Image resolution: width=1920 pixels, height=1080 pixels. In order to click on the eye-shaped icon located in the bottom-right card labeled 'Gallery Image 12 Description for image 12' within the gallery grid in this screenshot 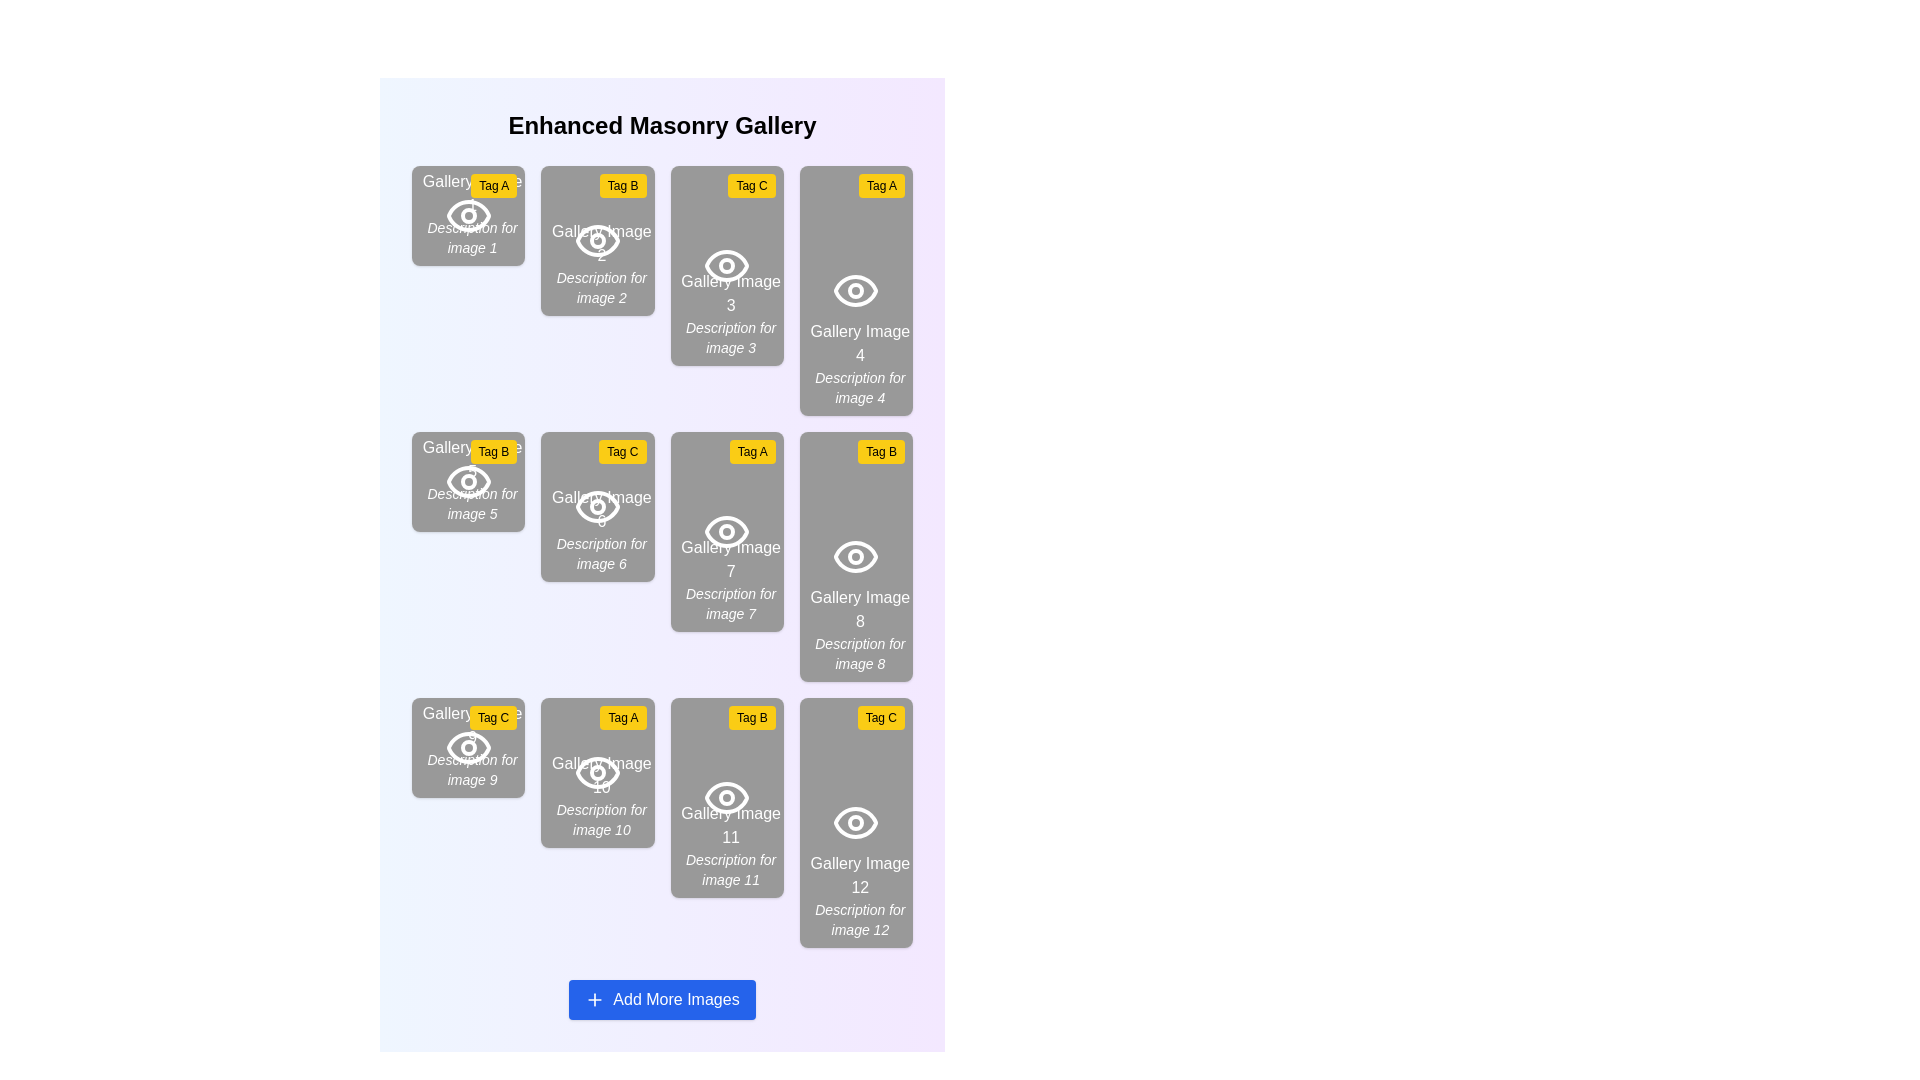, I will do `click(856, 822)`.